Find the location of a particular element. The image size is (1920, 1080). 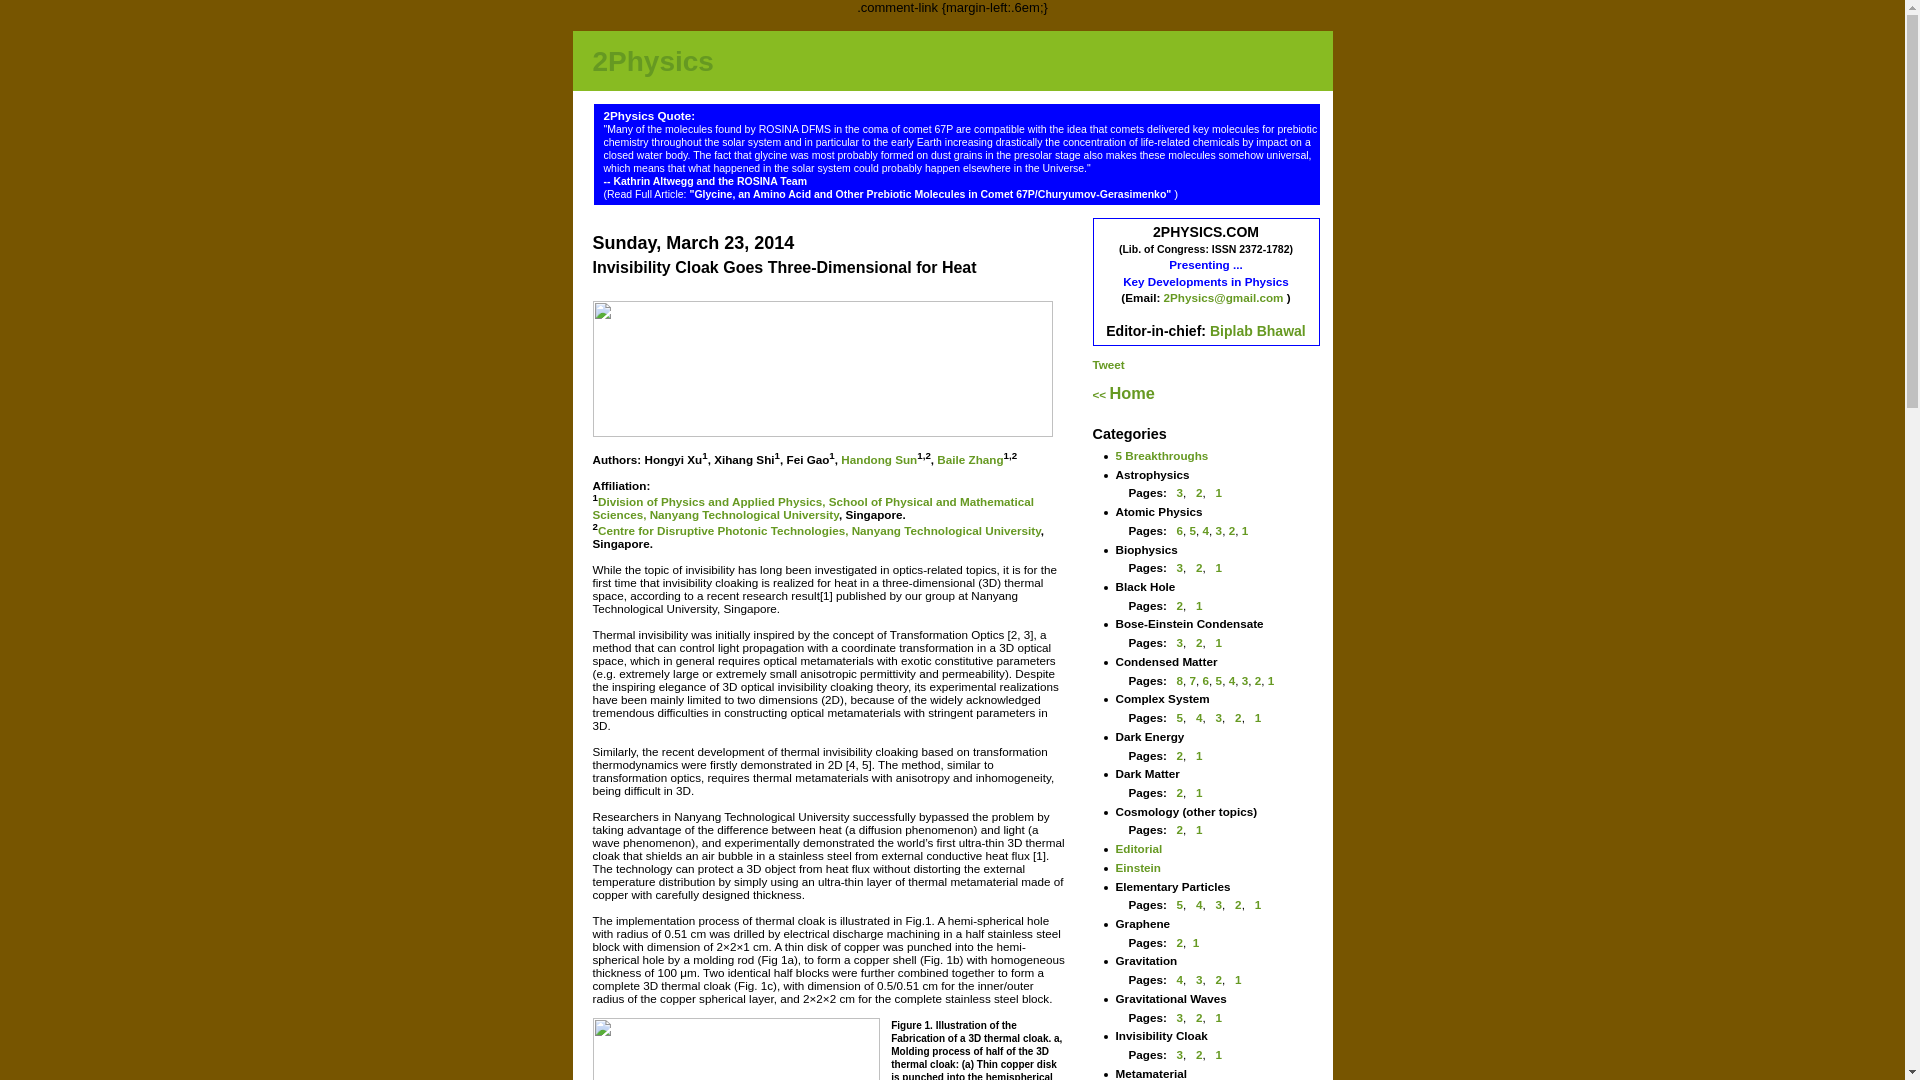

'2' is located at coordinates (1180, 791).